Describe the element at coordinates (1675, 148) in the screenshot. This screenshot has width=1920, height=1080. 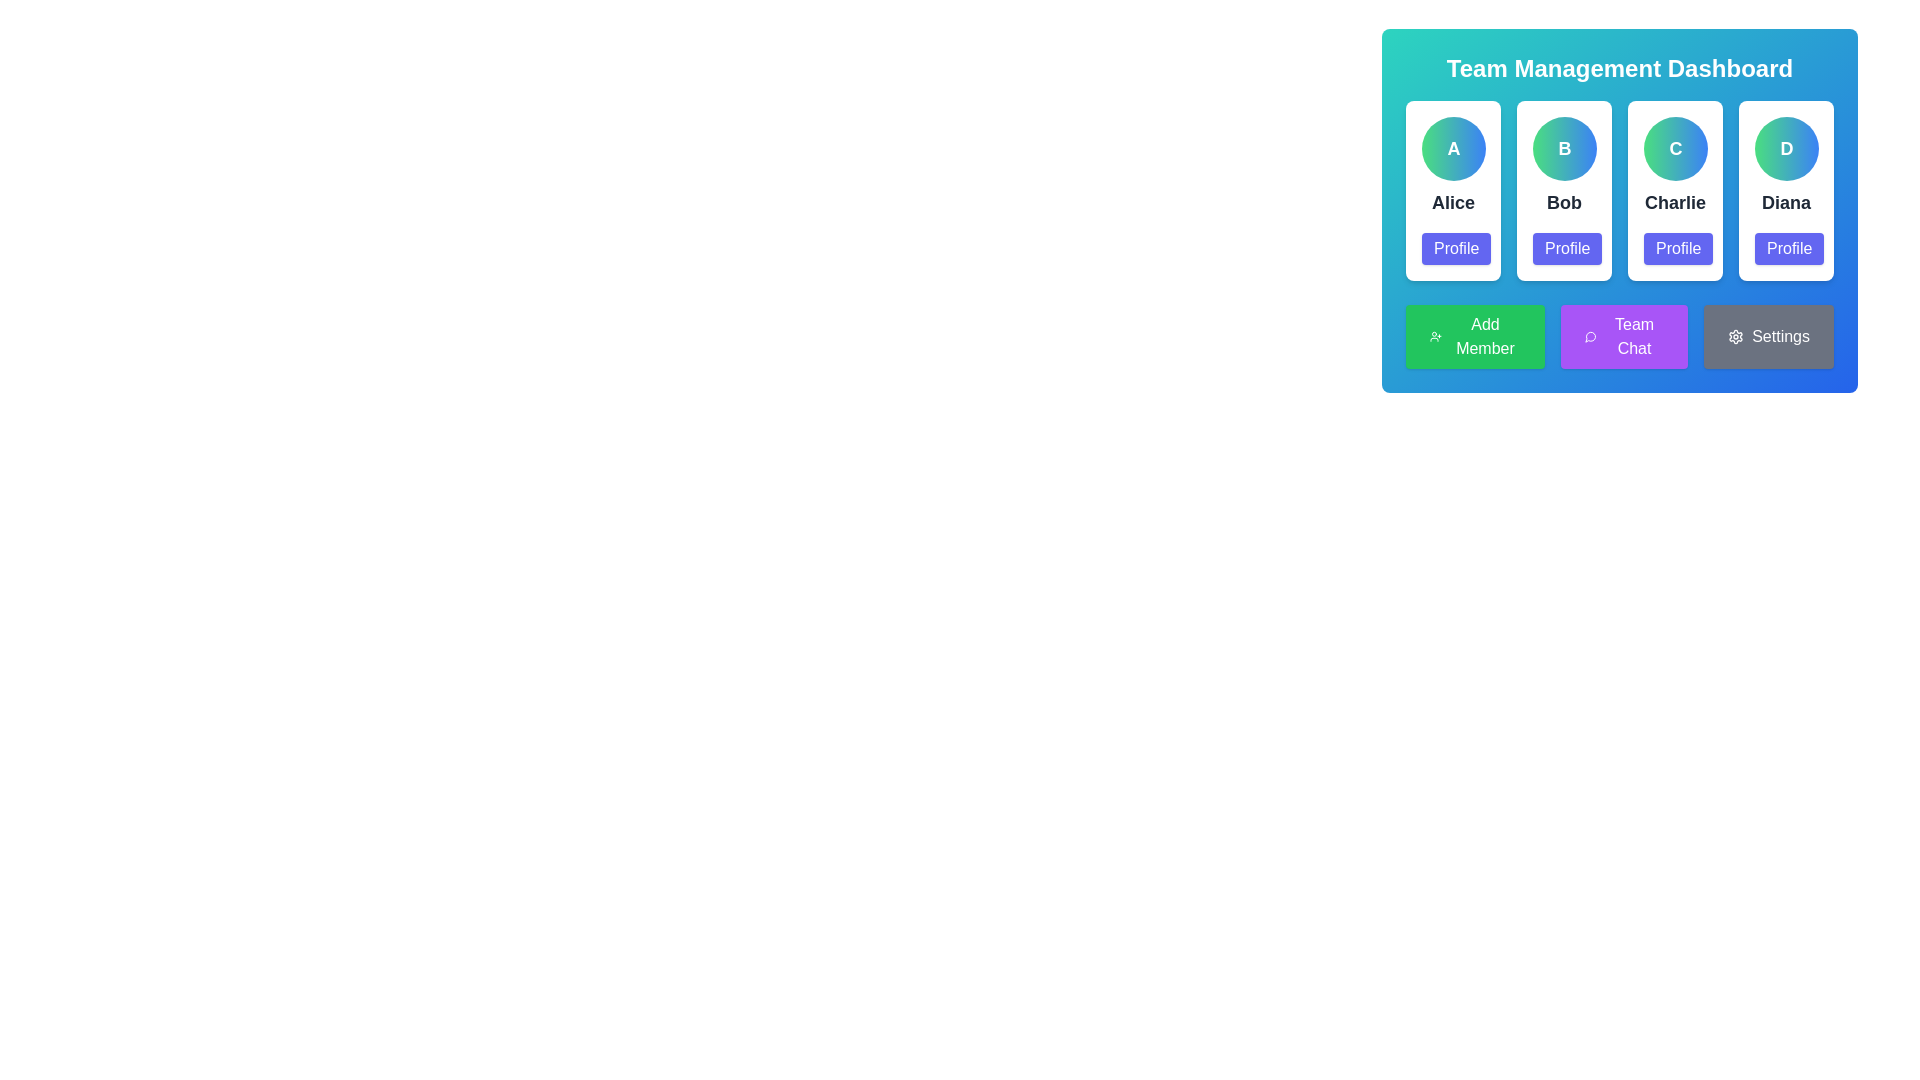
I see `the circular badge with a gradient background featuring a white letter 'C', located above the 'Charlie' label` at that location.